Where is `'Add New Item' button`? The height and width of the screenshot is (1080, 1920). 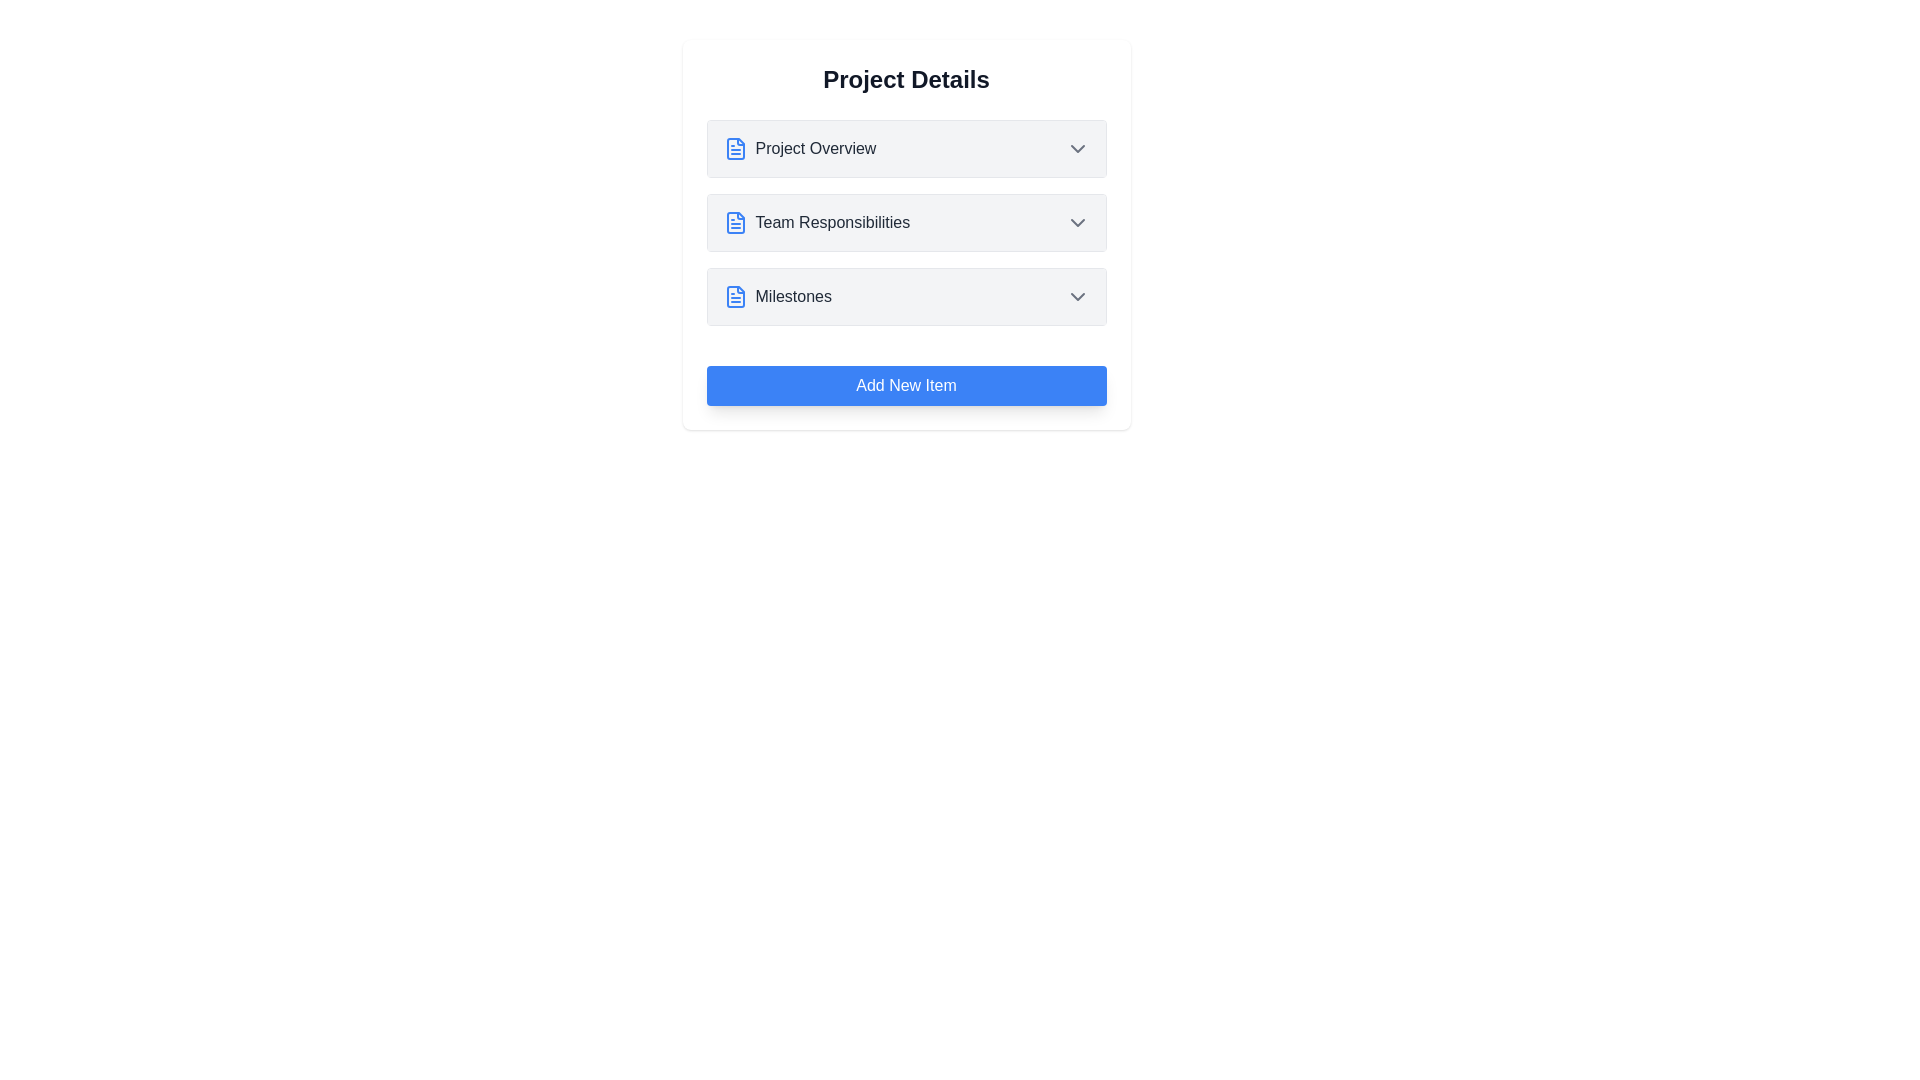
'Add New Item' button is located at coordinates (905, 385).